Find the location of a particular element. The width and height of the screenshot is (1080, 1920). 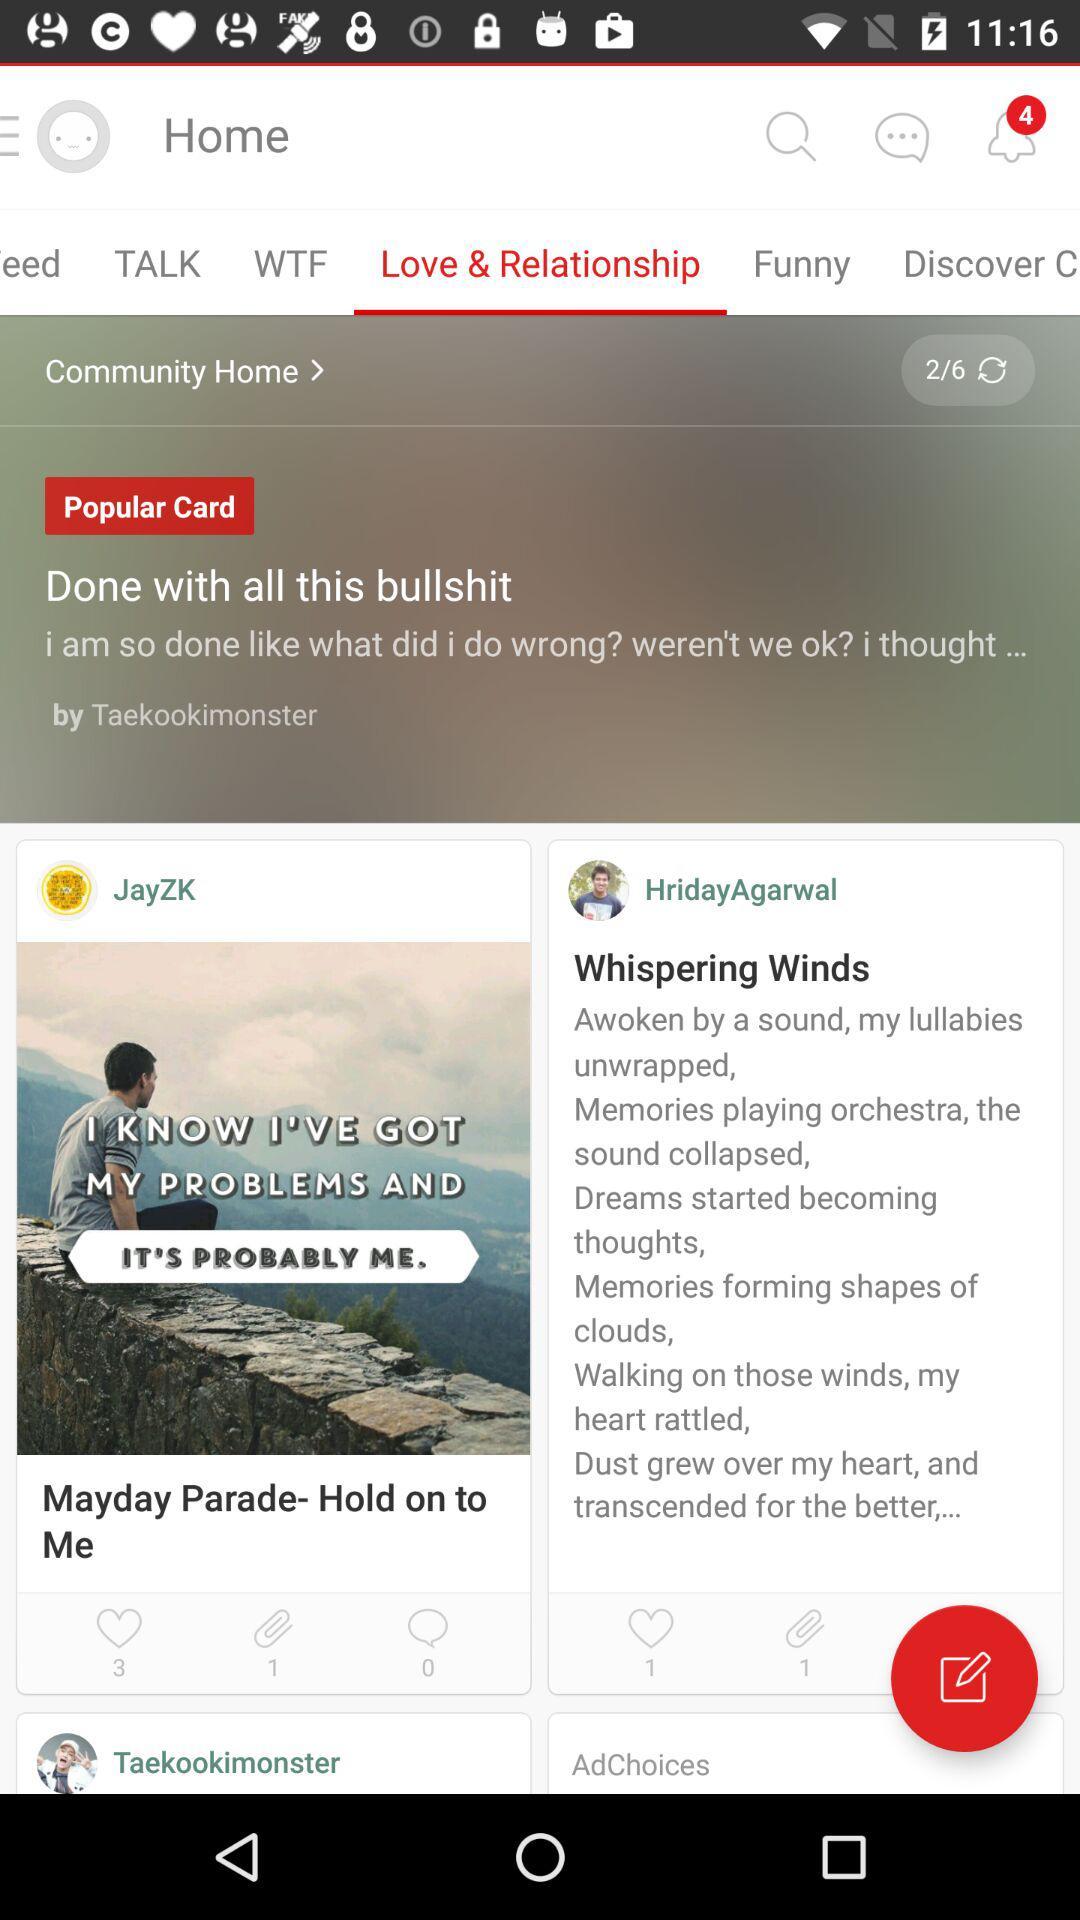

the search icon is located at coordinates (789, 135).